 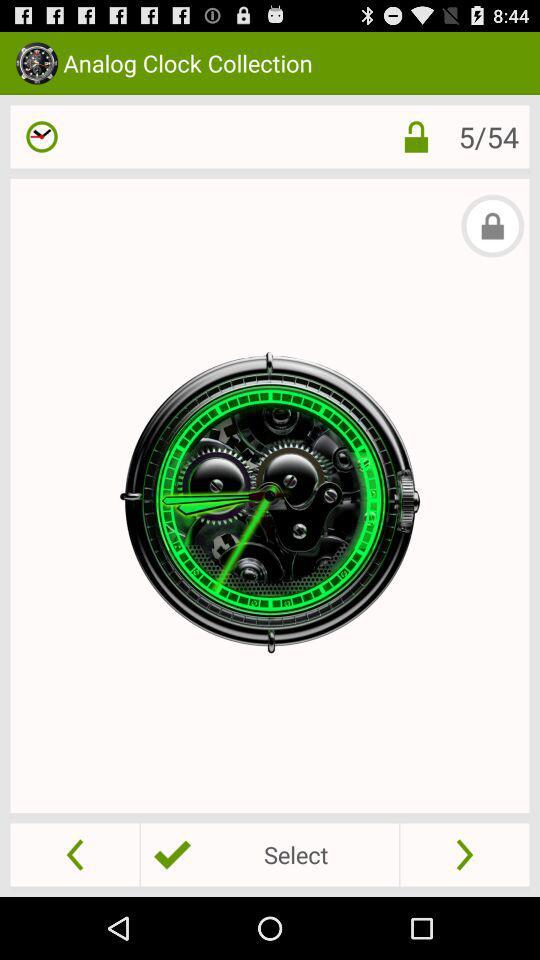 I want to click on the app to the left of the 5/54, so click(x=415, y=135).